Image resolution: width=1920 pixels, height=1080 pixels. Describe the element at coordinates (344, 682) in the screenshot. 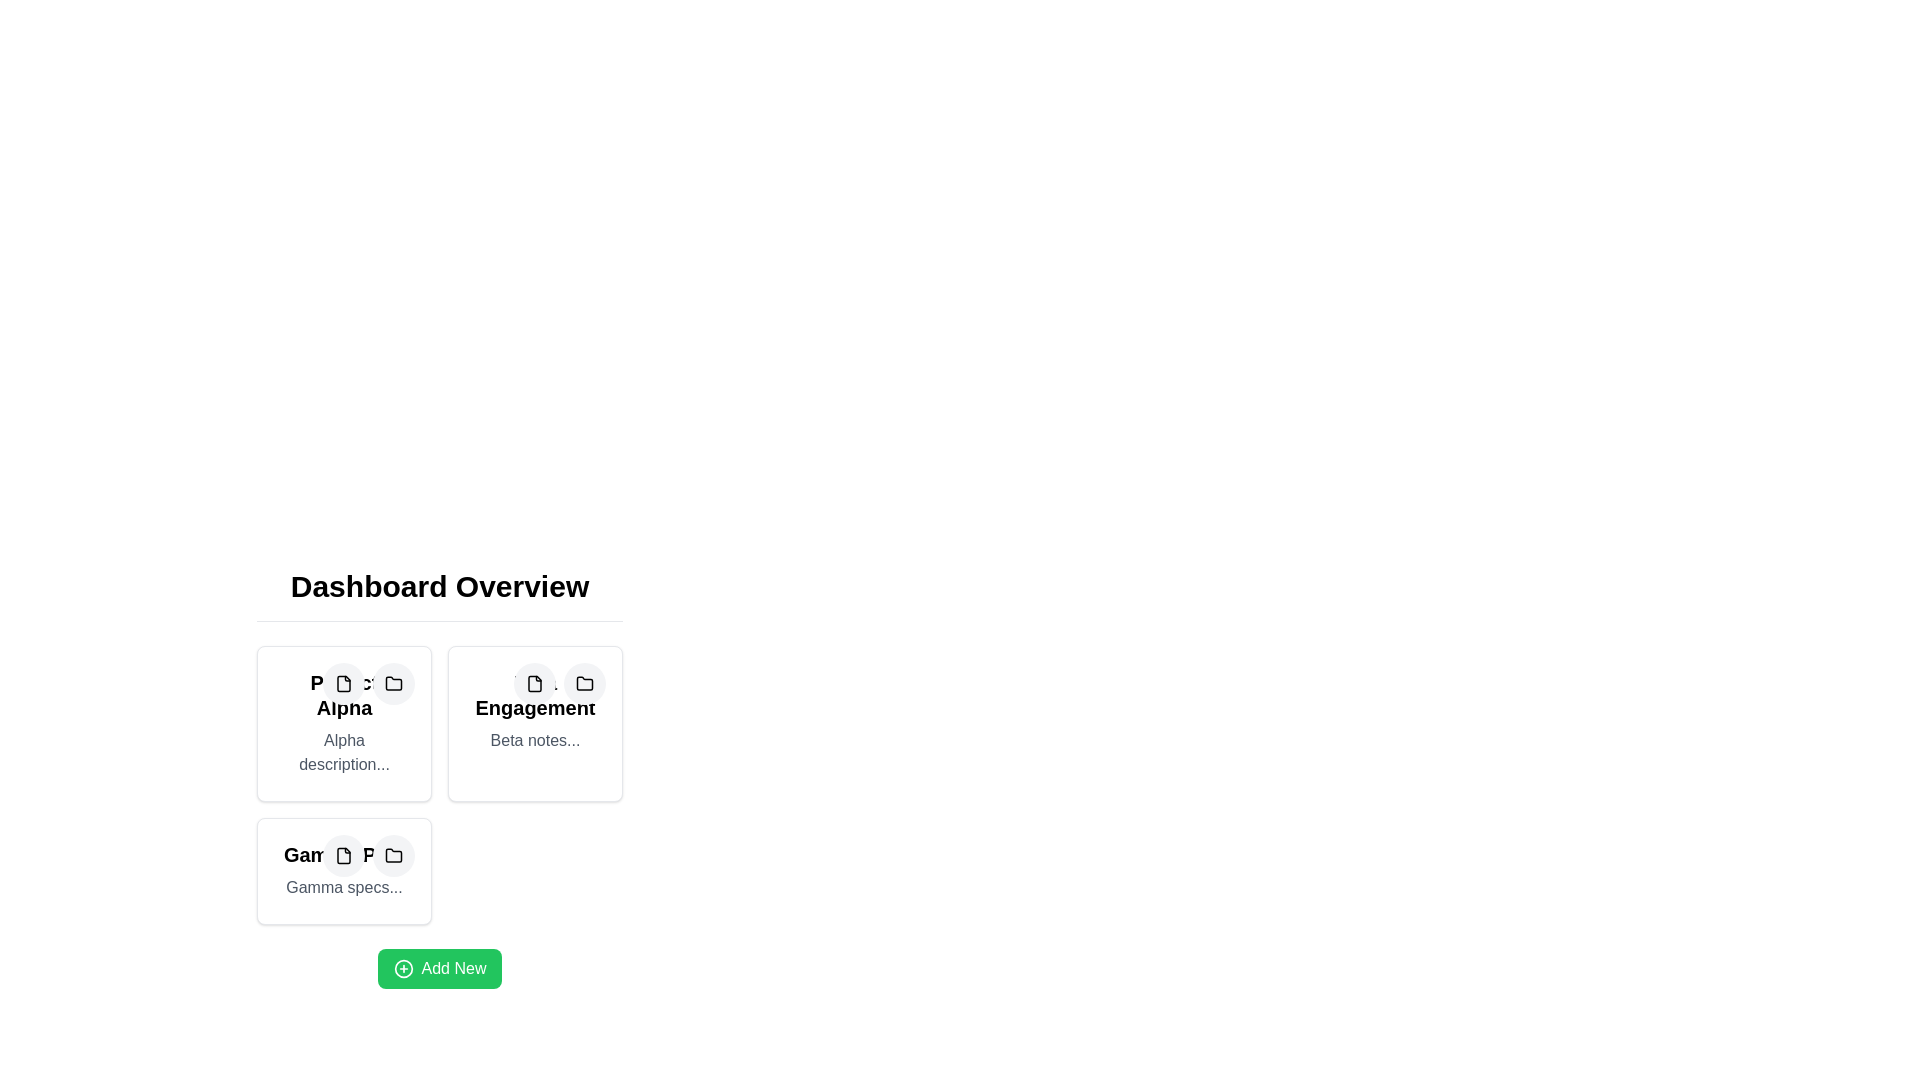

I see `the icon shape resembling a document in the card labeled 'Alpha' located in the first row and first column under the 'Dashboard Overview' section` at that location.